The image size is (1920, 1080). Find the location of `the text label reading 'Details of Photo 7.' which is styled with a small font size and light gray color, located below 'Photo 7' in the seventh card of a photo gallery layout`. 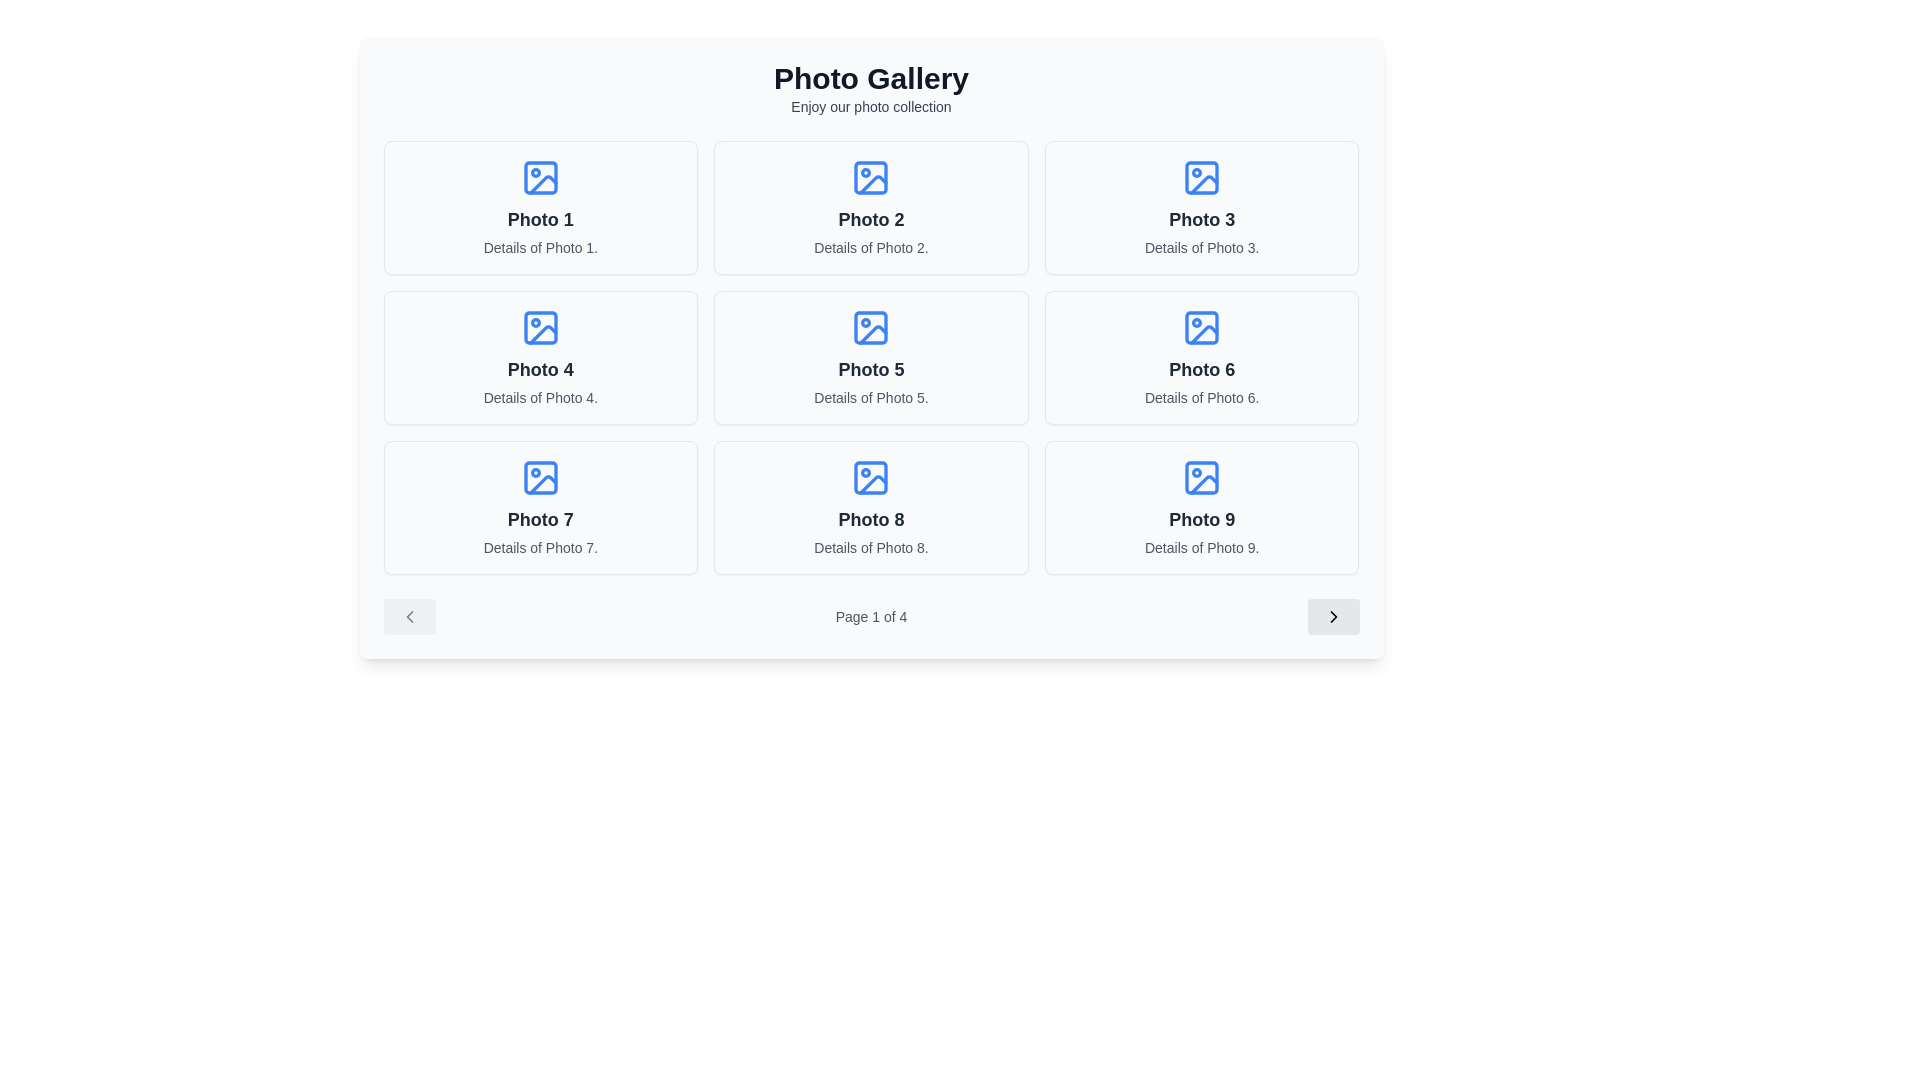

the text label reading 'Details of Photo 7.' which is styled with a small font size and light gray color, located below 'Photo 7' in the seventh card of a photo gallery layout is located at coordinates (540, 547).